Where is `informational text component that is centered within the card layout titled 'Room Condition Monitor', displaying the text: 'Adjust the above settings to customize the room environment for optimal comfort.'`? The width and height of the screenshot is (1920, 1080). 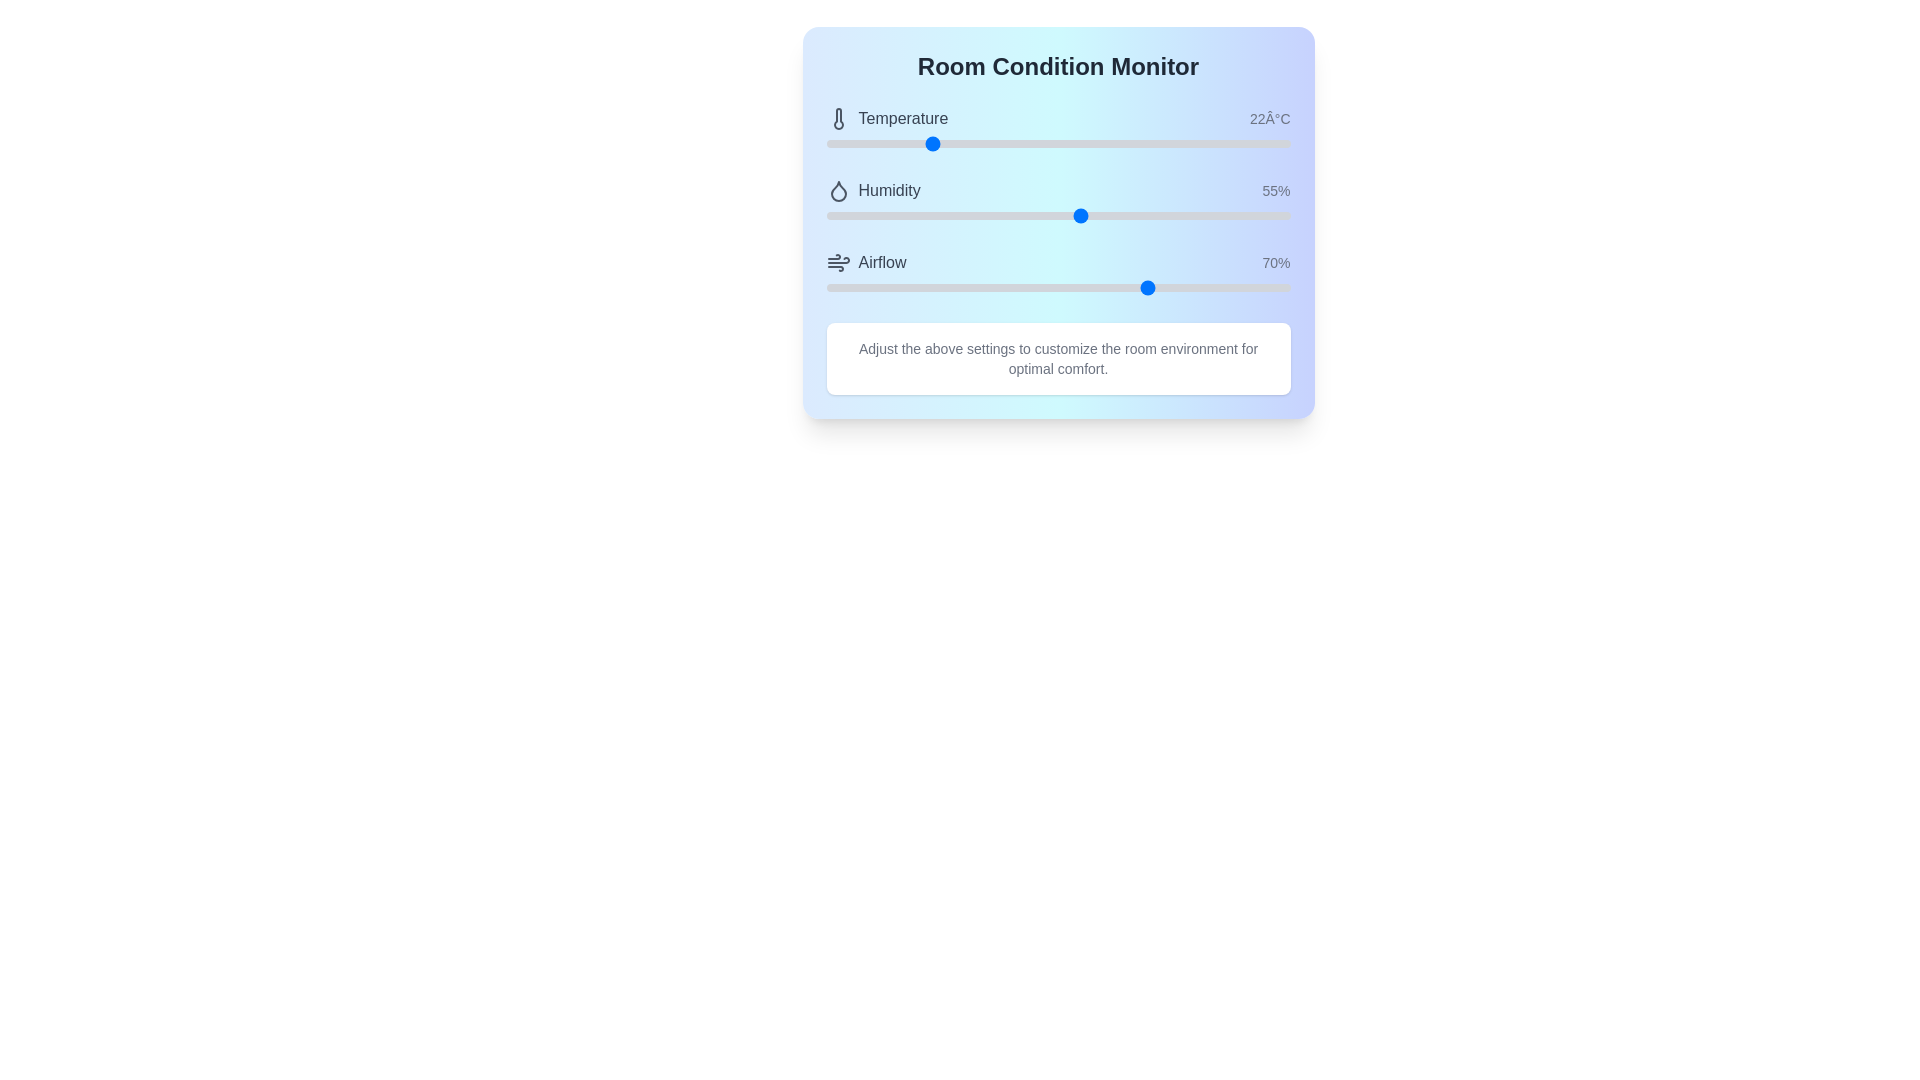
informational text component that is centered within the card layout titled 'Room Condition Monitor', displaying the text: 'Adjust the above settings to customize the room environment for optimal comfort.' is located at coordinates (1057, 357).